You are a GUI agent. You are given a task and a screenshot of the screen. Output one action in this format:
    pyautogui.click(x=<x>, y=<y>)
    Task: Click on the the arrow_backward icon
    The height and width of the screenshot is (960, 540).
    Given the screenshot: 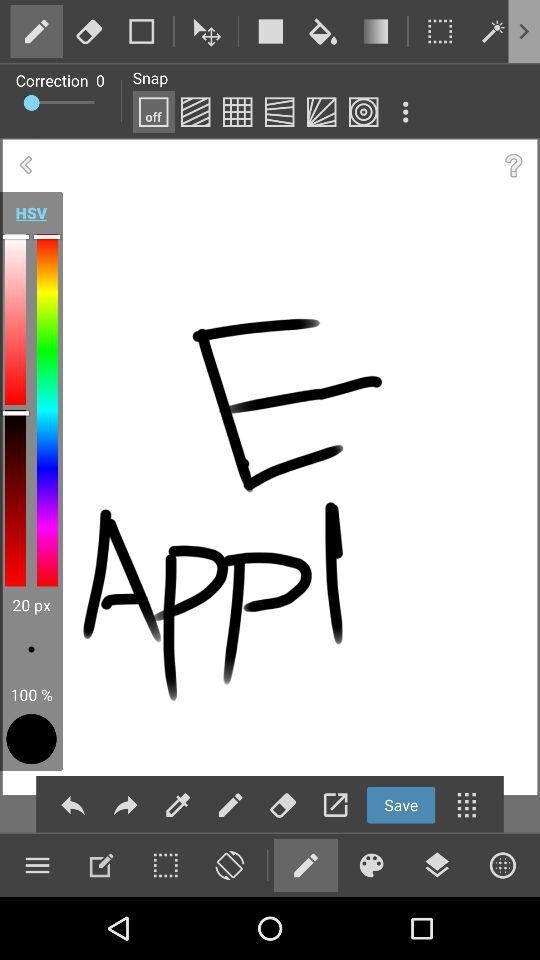 What is the action you would take?
    pyautogui.click(x=25, y=164)
    